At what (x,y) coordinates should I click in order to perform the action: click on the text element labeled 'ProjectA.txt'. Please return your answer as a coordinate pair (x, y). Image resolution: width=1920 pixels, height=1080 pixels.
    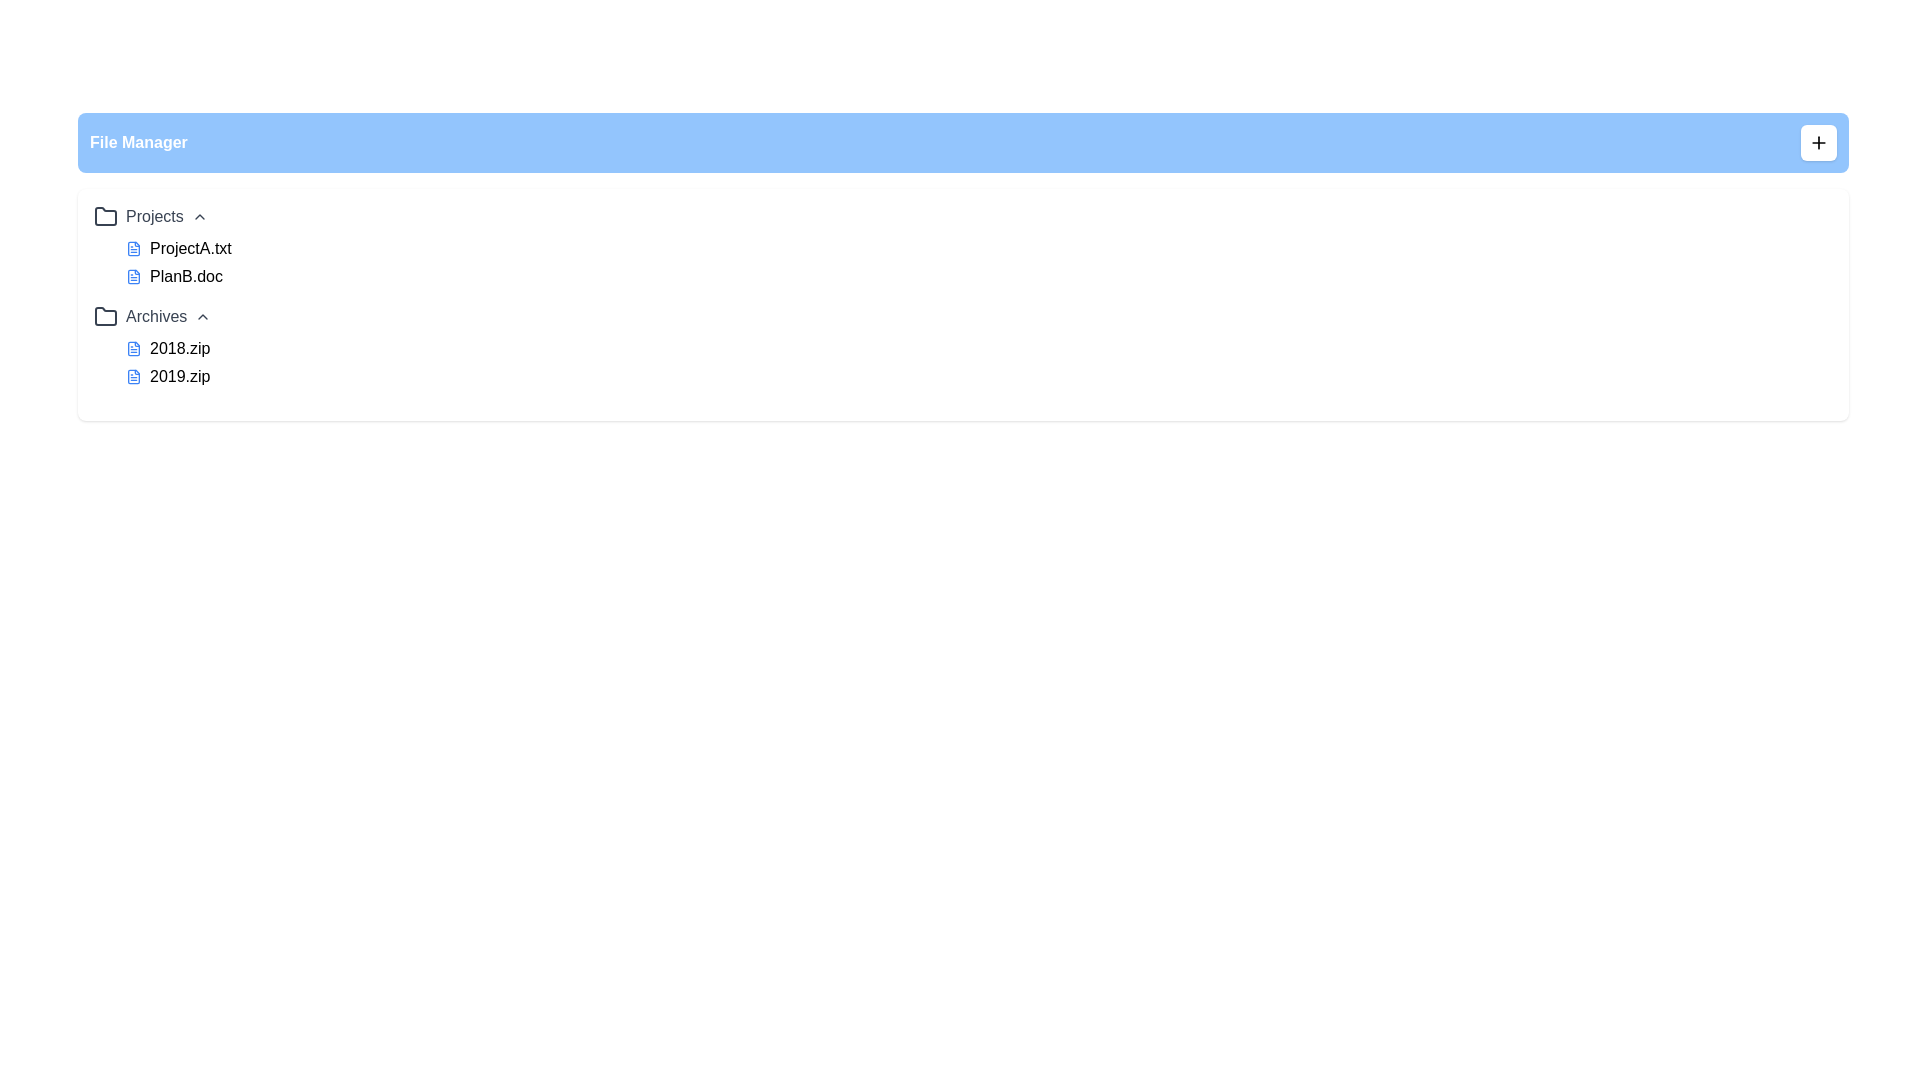
    Looking at the image, I should click on (190, 248).